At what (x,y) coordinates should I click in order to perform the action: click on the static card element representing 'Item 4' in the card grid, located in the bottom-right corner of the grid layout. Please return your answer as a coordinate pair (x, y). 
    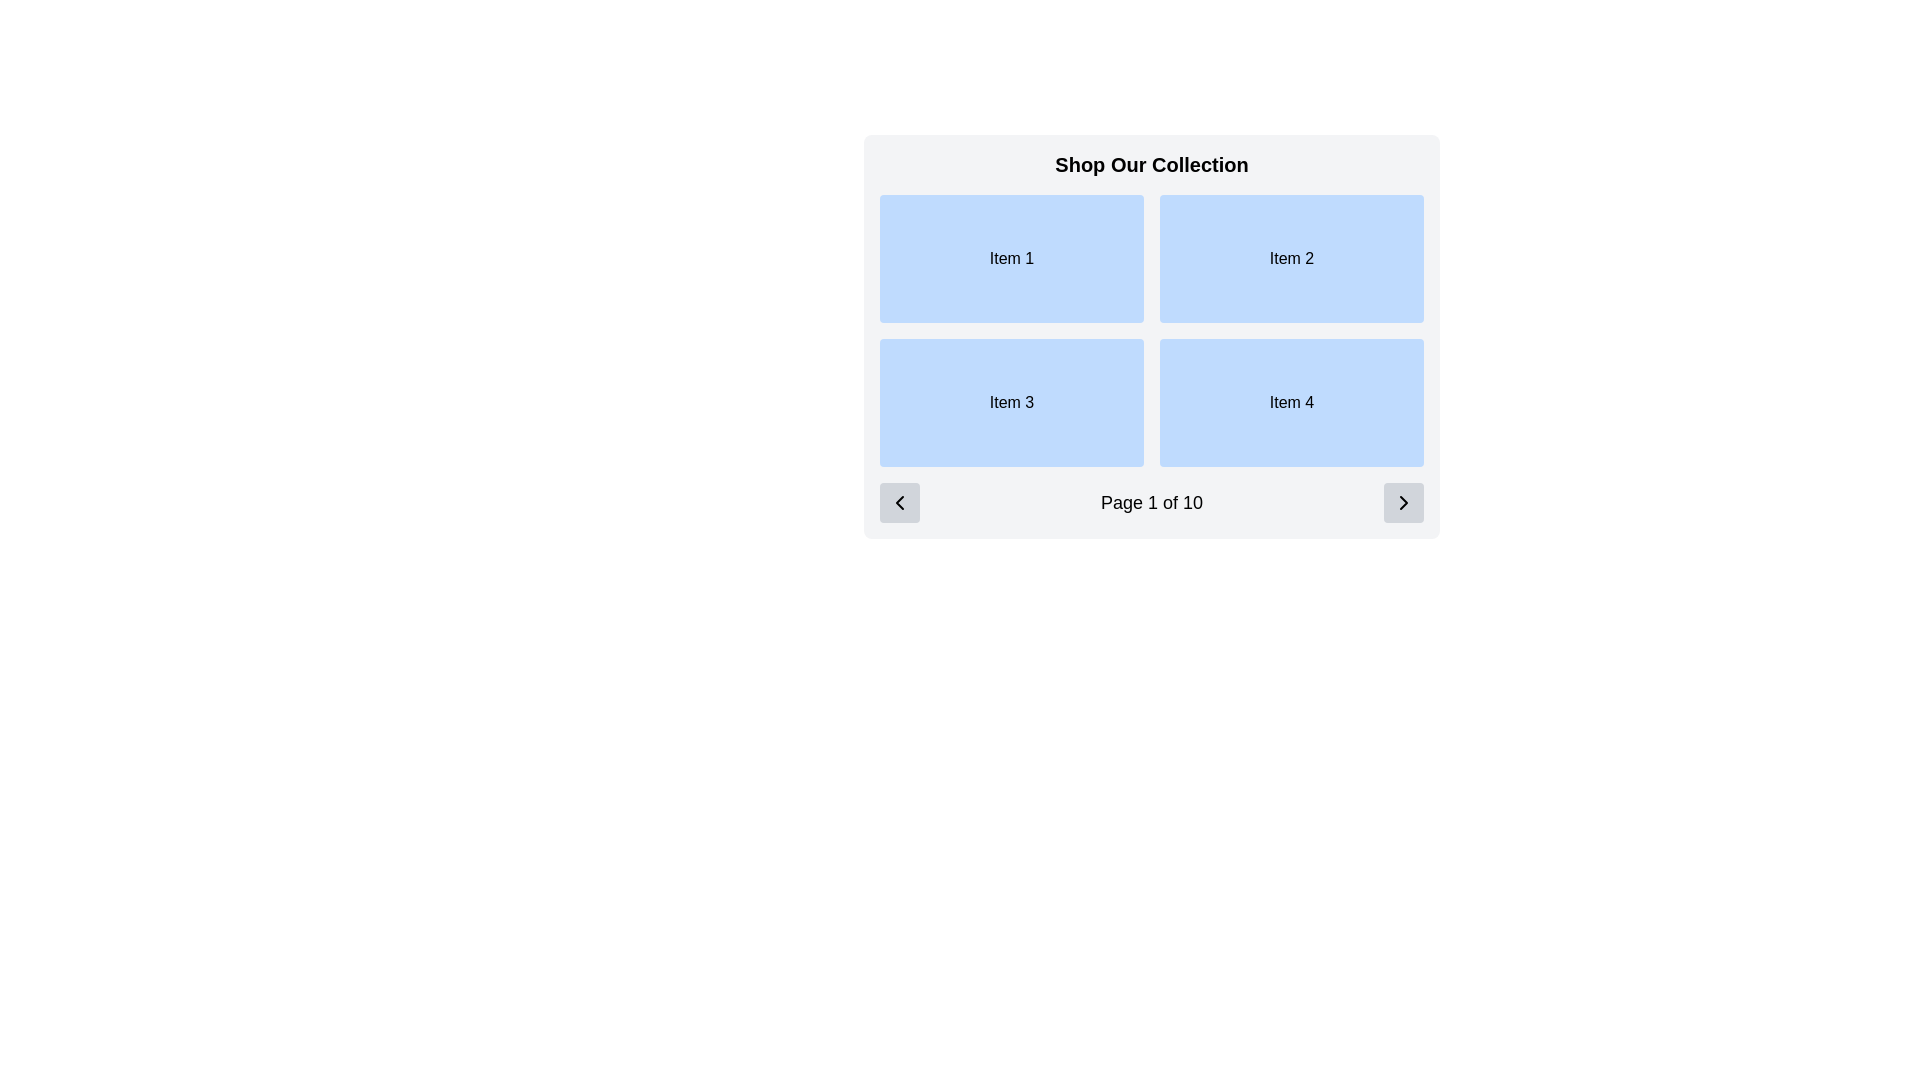
    Looking at the image, I should click on (1291, 402).